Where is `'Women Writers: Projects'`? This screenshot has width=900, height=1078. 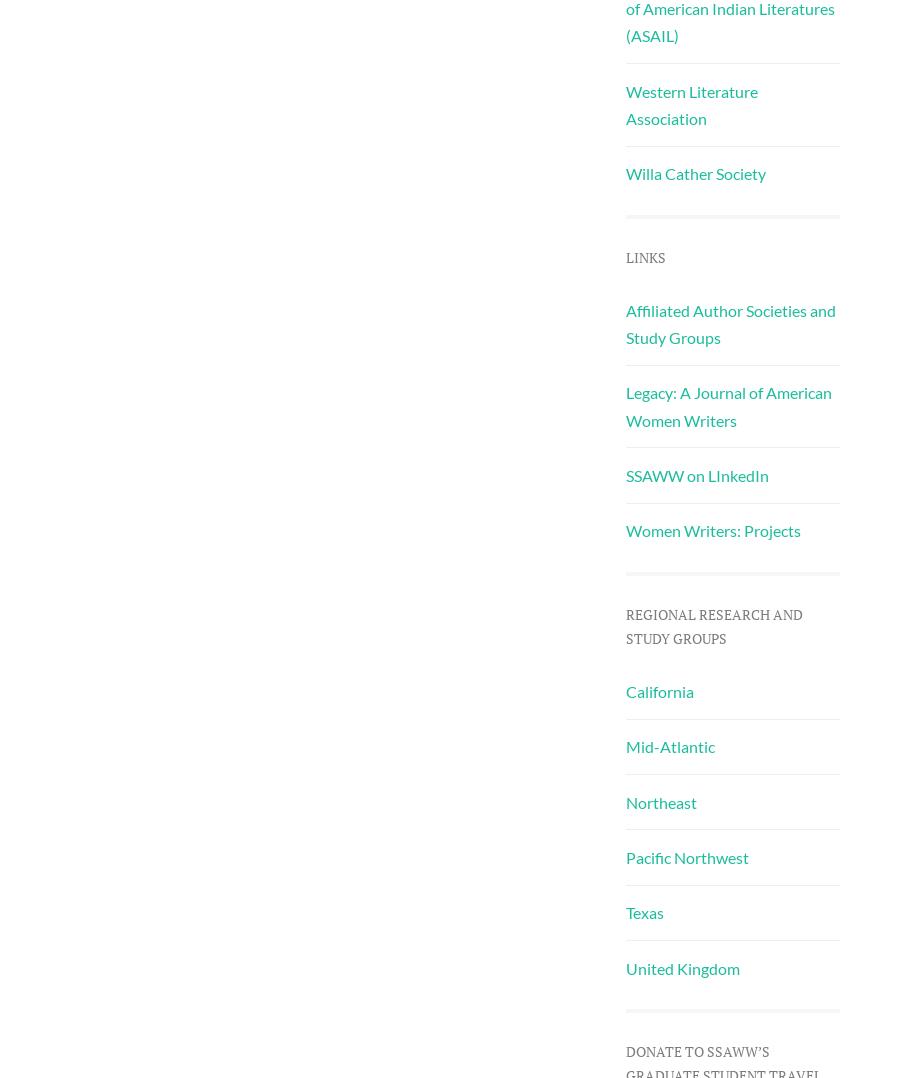
'Women Writers: Projects' is located at coordinates (711, 530).